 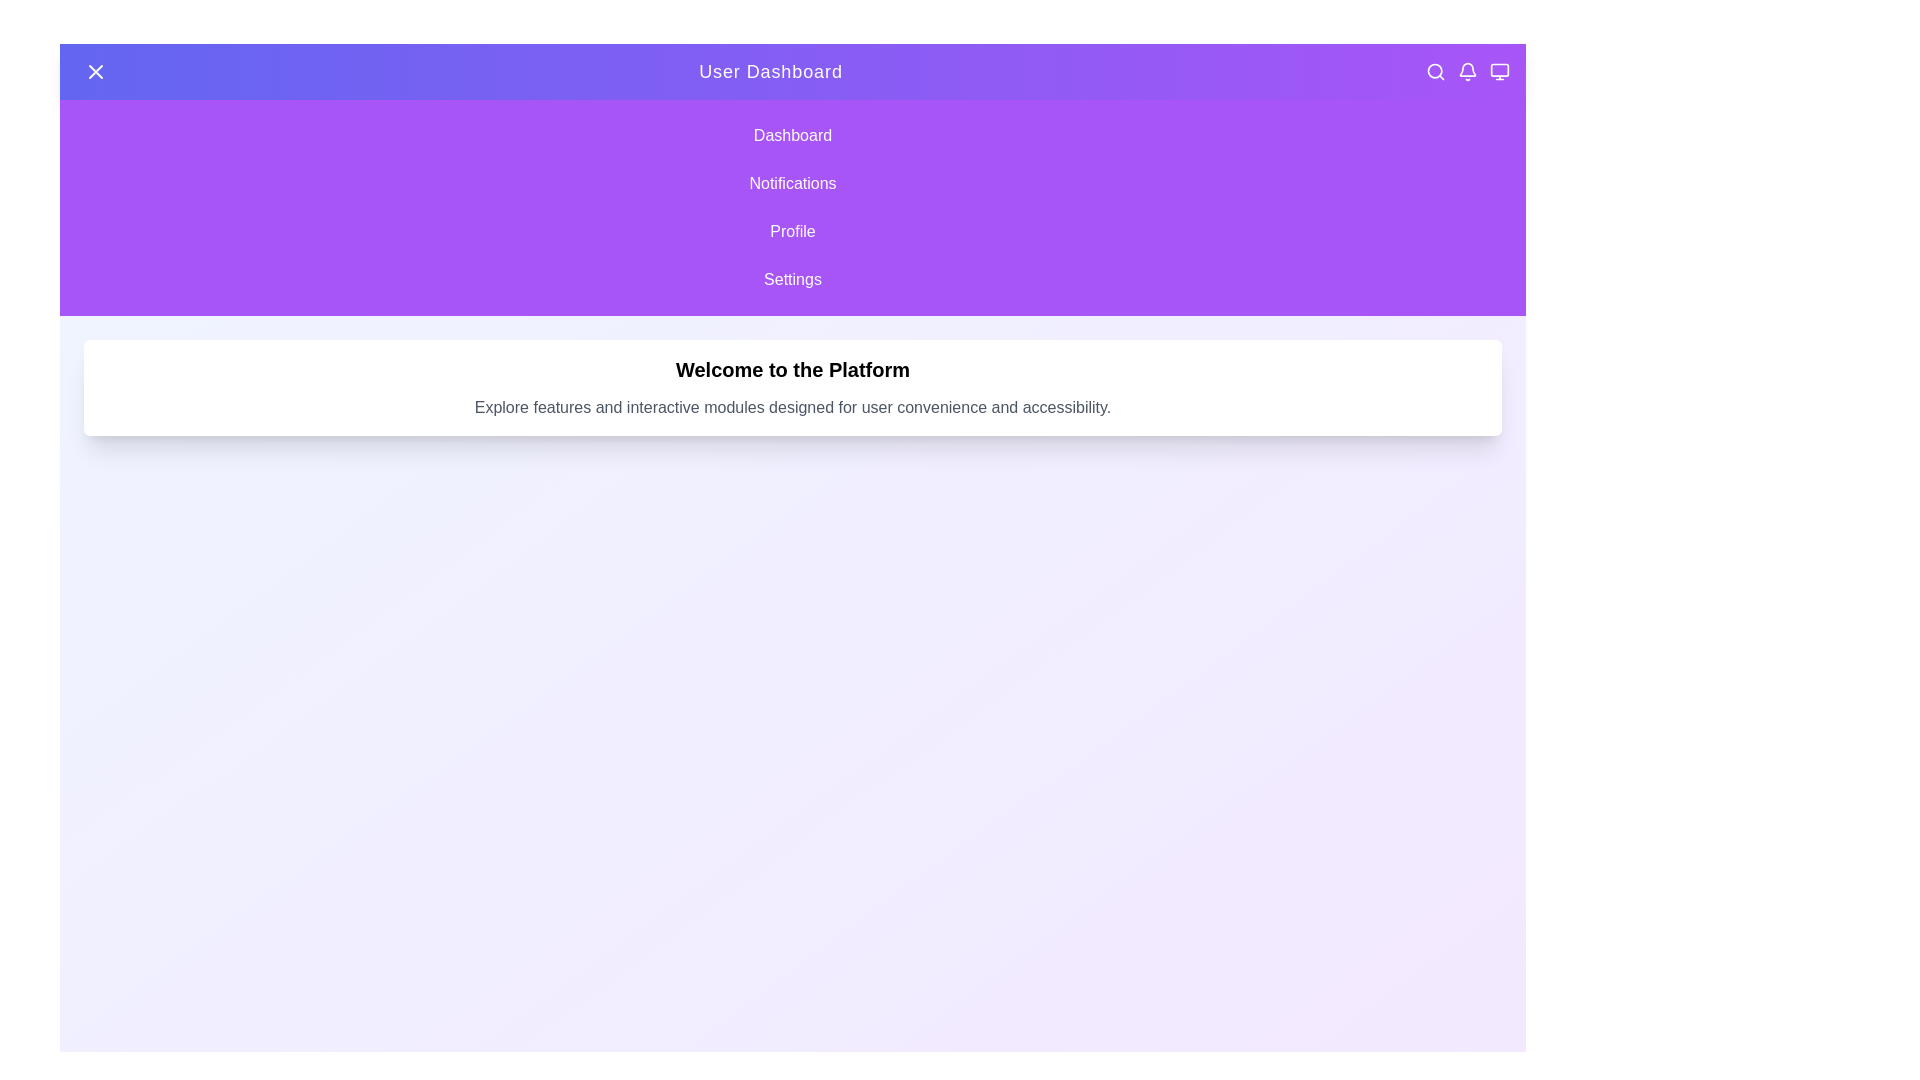 I want to click on the Search icon in the header, so click(x=1434, y=71).